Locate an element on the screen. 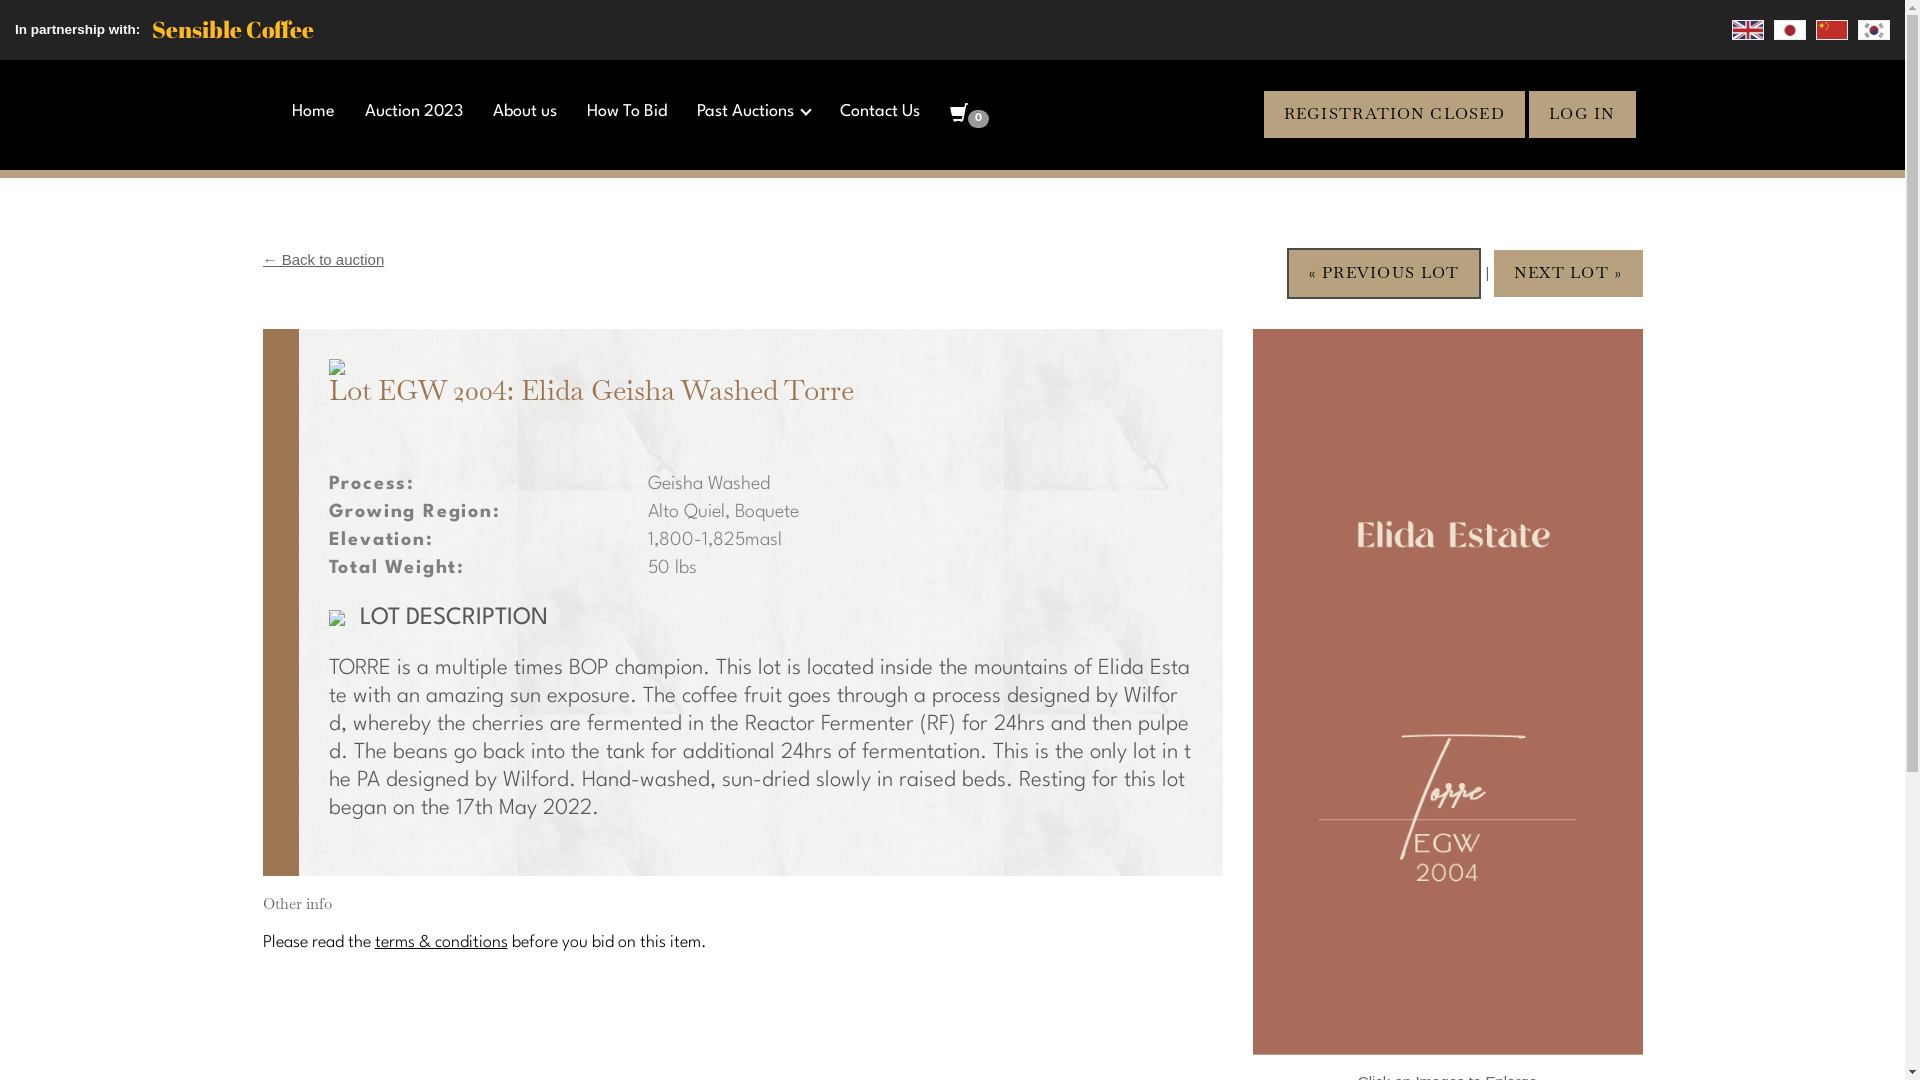 This screenshot has width=1920, height=1080. 'zh' is located at coordinates (1832, 30).